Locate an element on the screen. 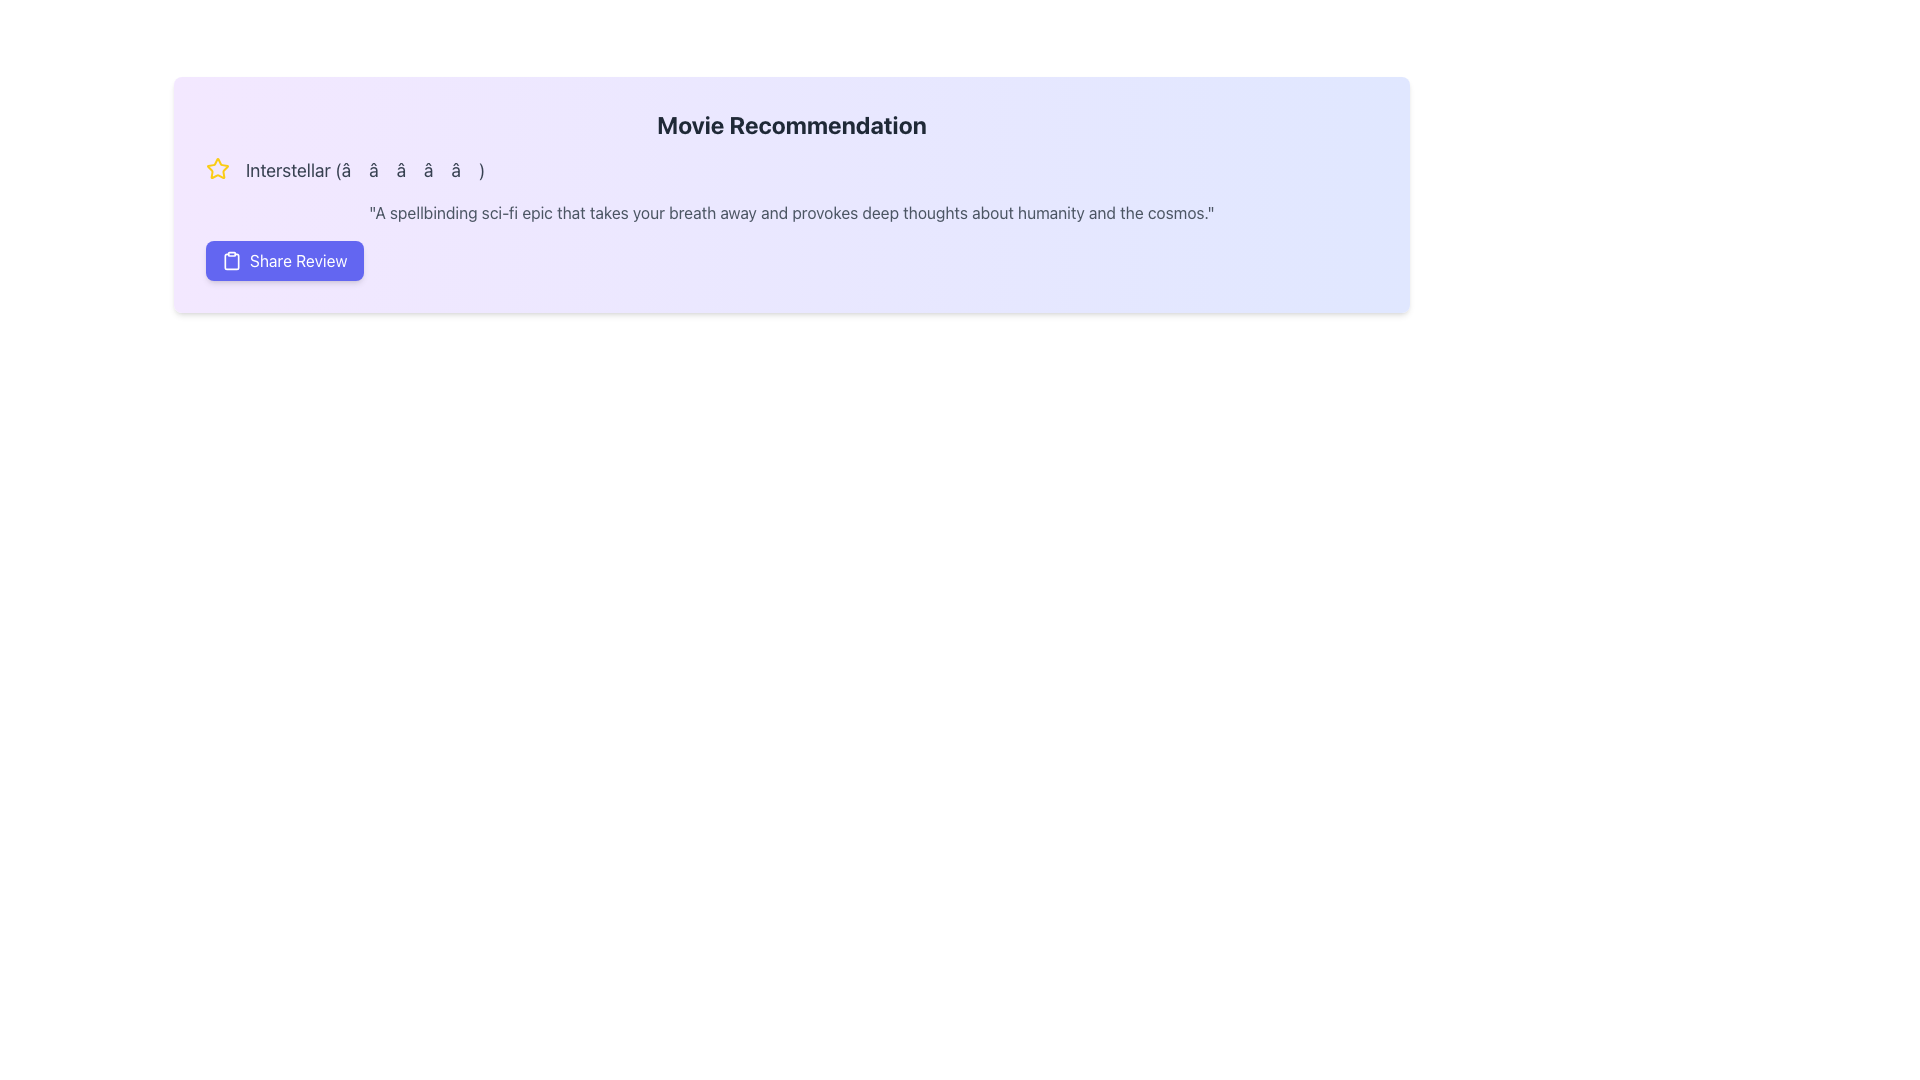 Image resolution: width=1920 pixels, height=1080 pixels. the first star icon in the rating system, which is located before the text 'Interstellar' is located at coordinates (217, 168).